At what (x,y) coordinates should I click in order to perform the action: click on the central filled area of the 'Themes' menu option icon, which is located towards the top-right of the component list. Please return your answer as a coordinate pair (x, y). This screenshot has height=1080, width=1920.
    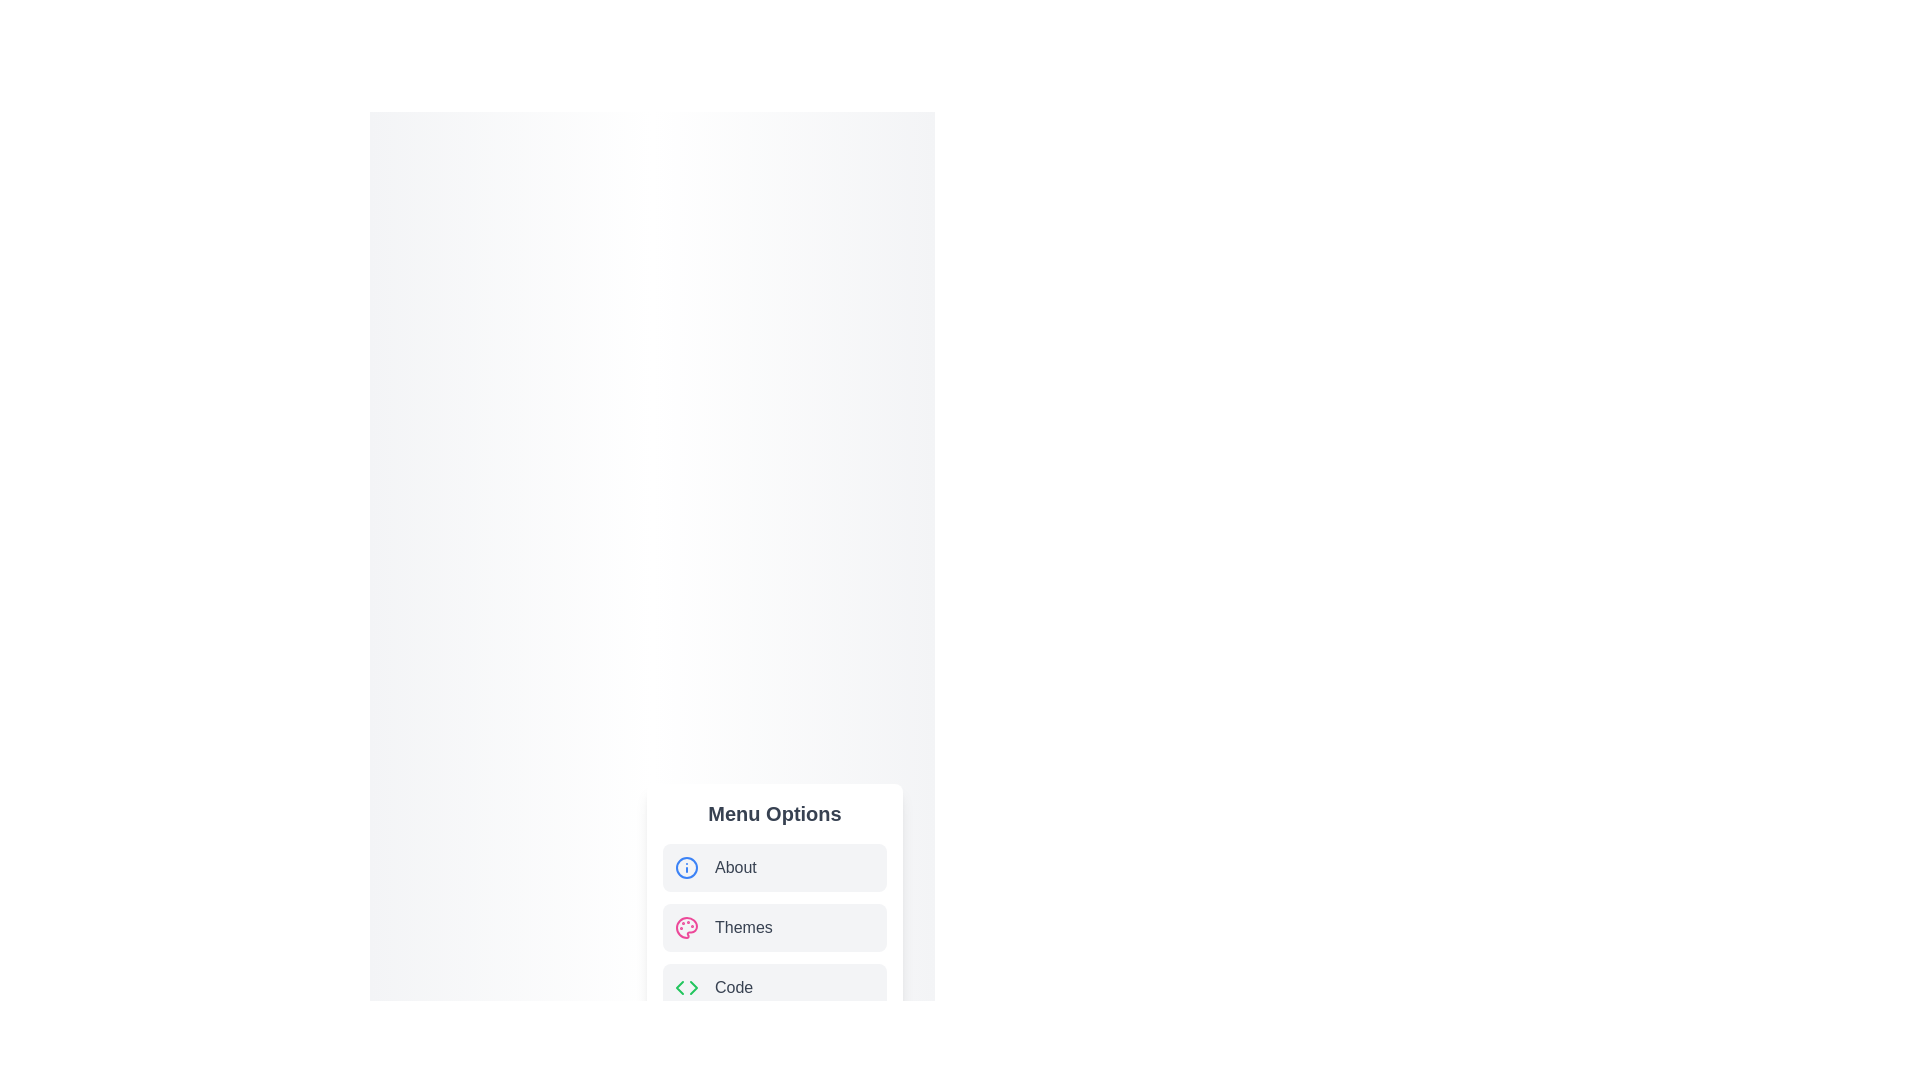
    Looking at the image, I should click on (686, 928).